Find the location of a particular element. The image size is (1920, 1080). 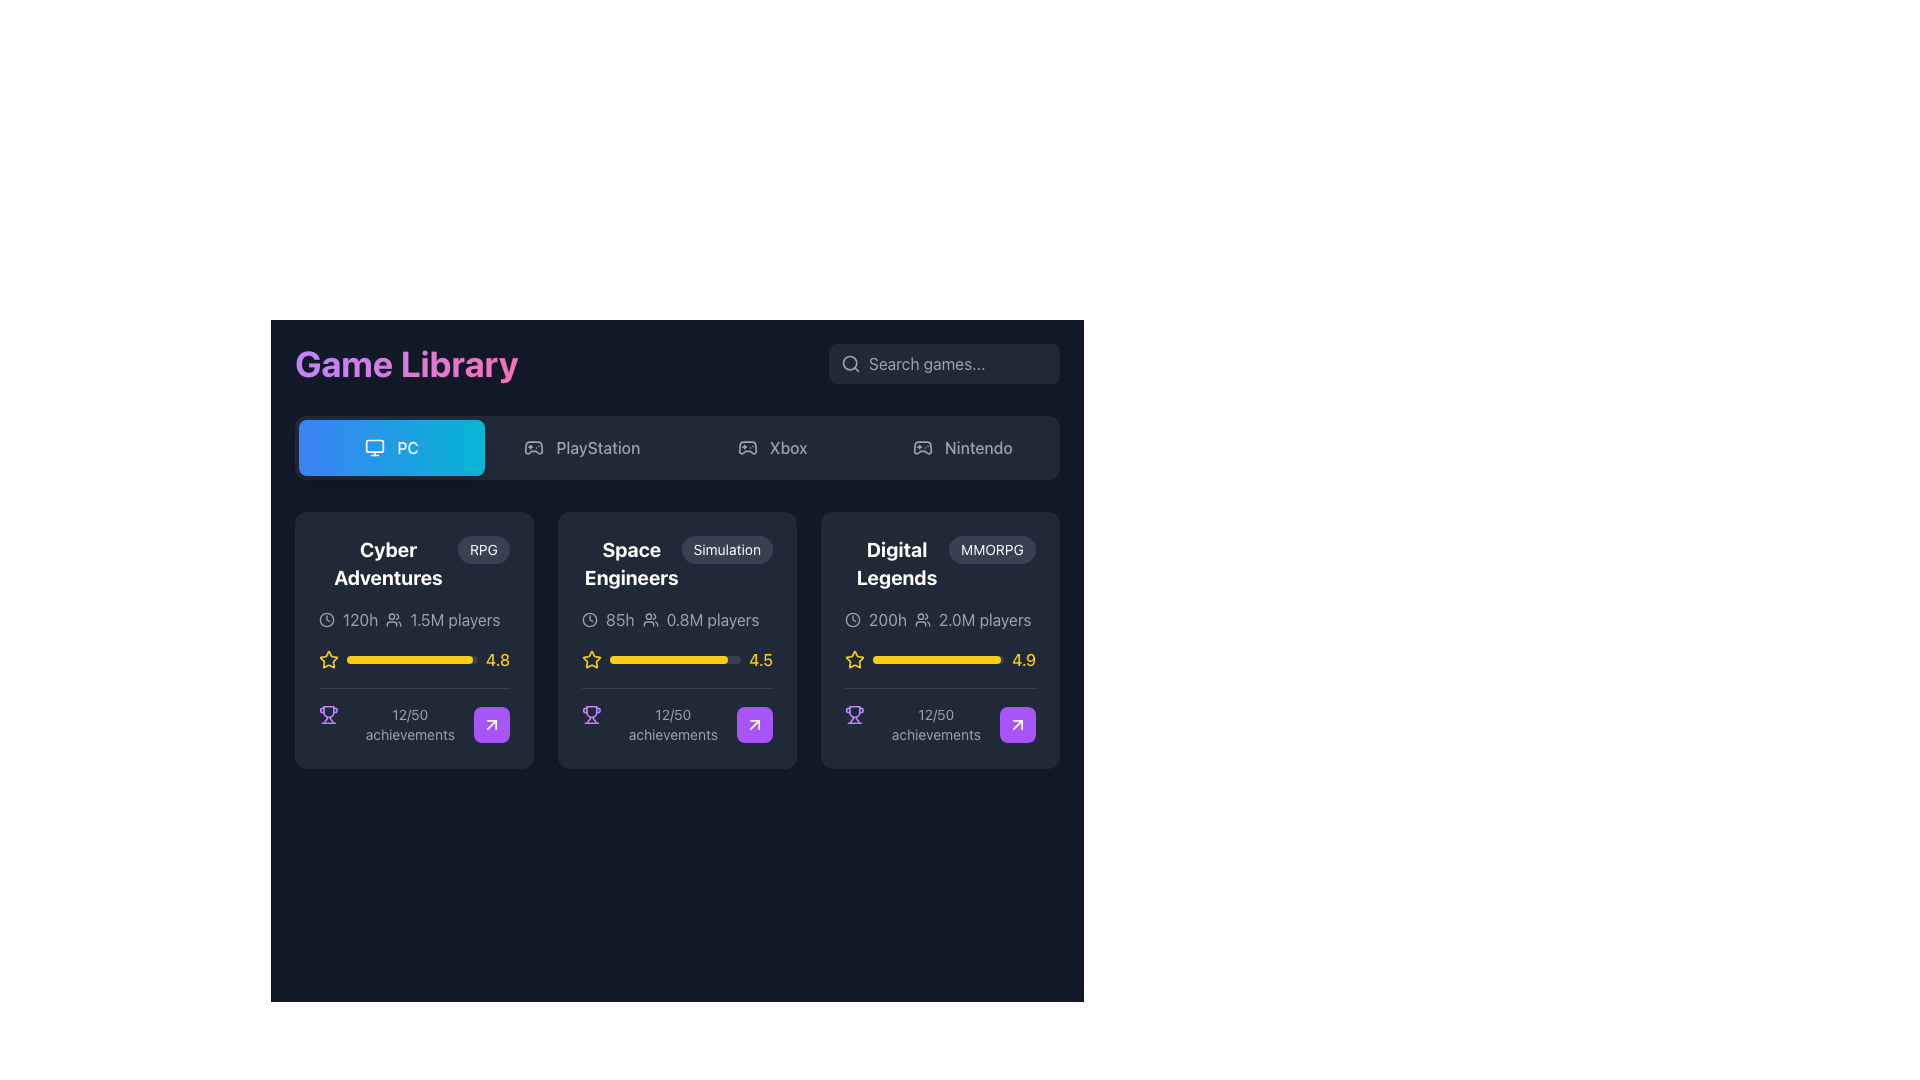

the Progress summary label located in the bottom portion of the 'Digital Legends' card, which combines an icon and text, and is directly above the upward arrow button is located at coordinates (921, 725).